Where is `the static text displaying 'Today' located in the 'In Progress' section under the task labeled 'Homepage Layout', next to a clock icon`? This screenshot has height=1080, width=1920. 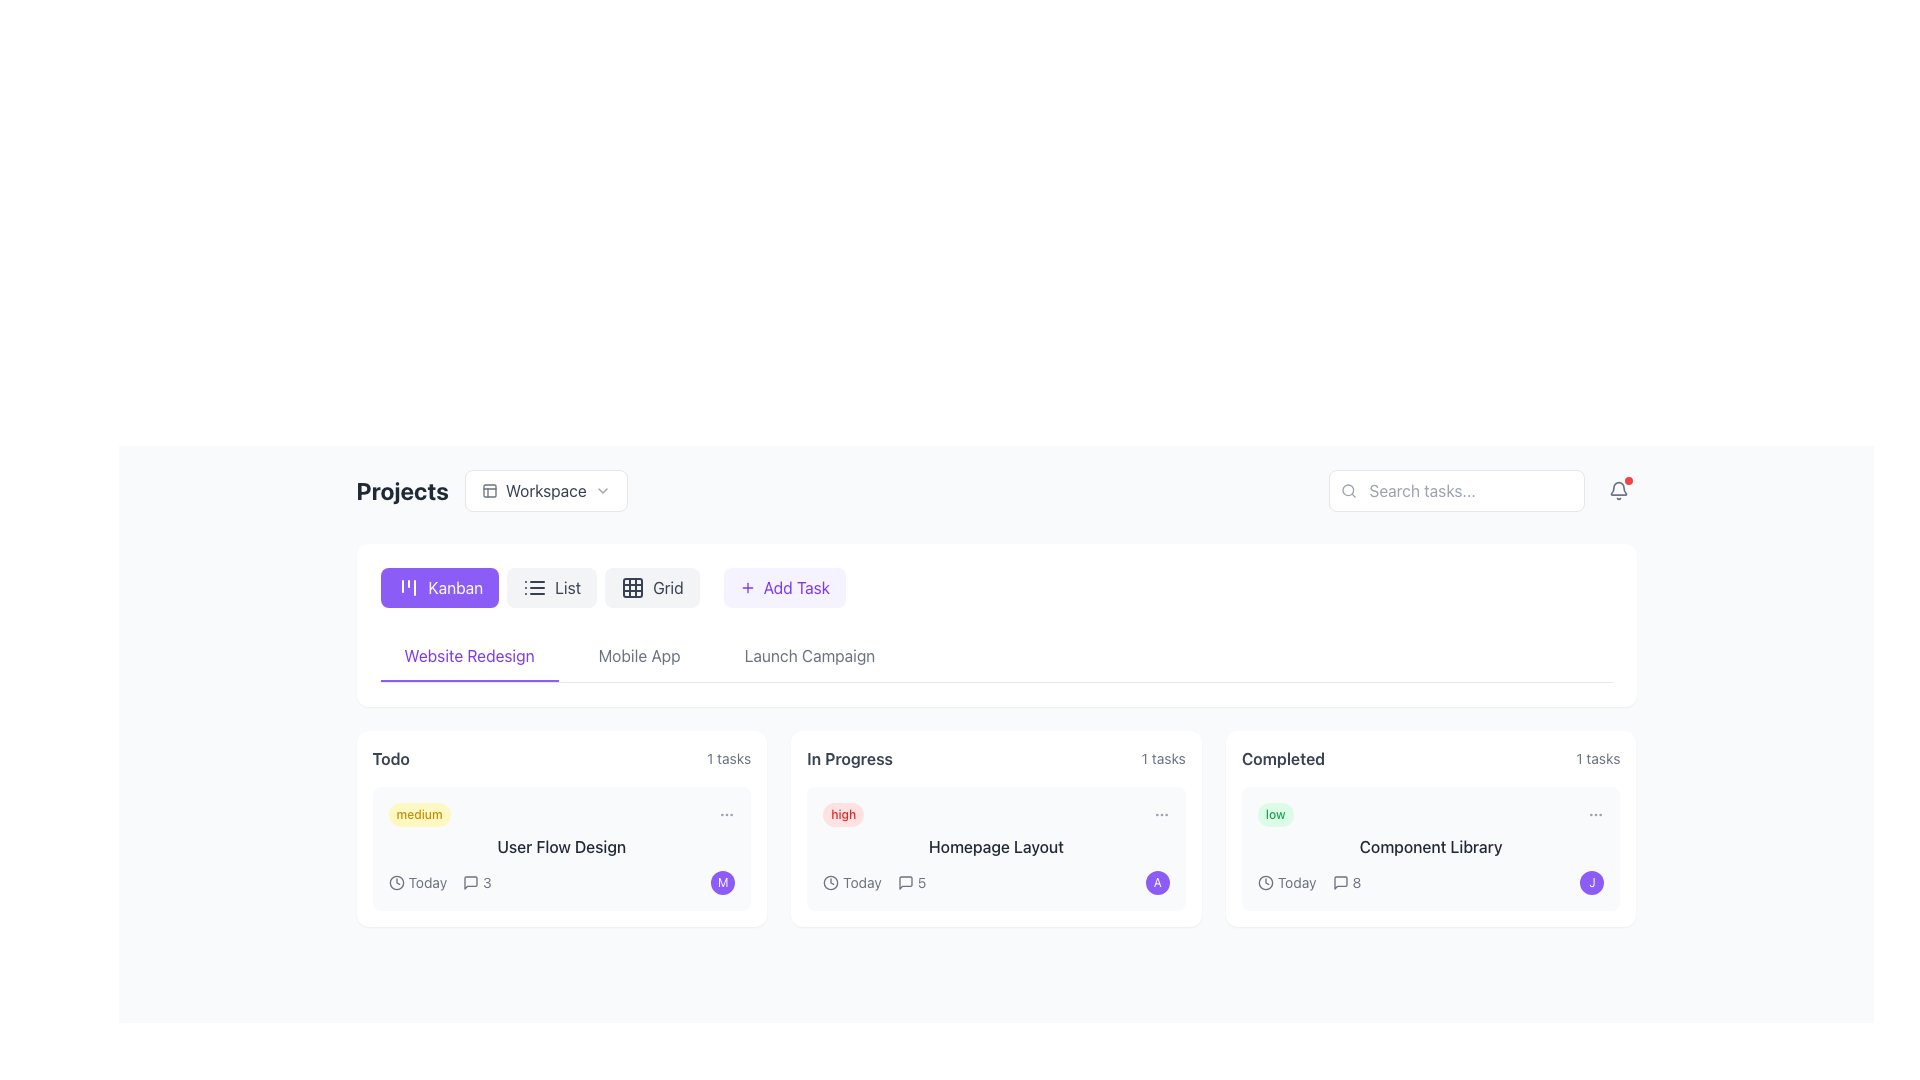
the static text displaying 'Today' located in the 'In Progress' section under the task labeled 'Homepage Layout', next to a clock icon is located at coordinates (862, 882).